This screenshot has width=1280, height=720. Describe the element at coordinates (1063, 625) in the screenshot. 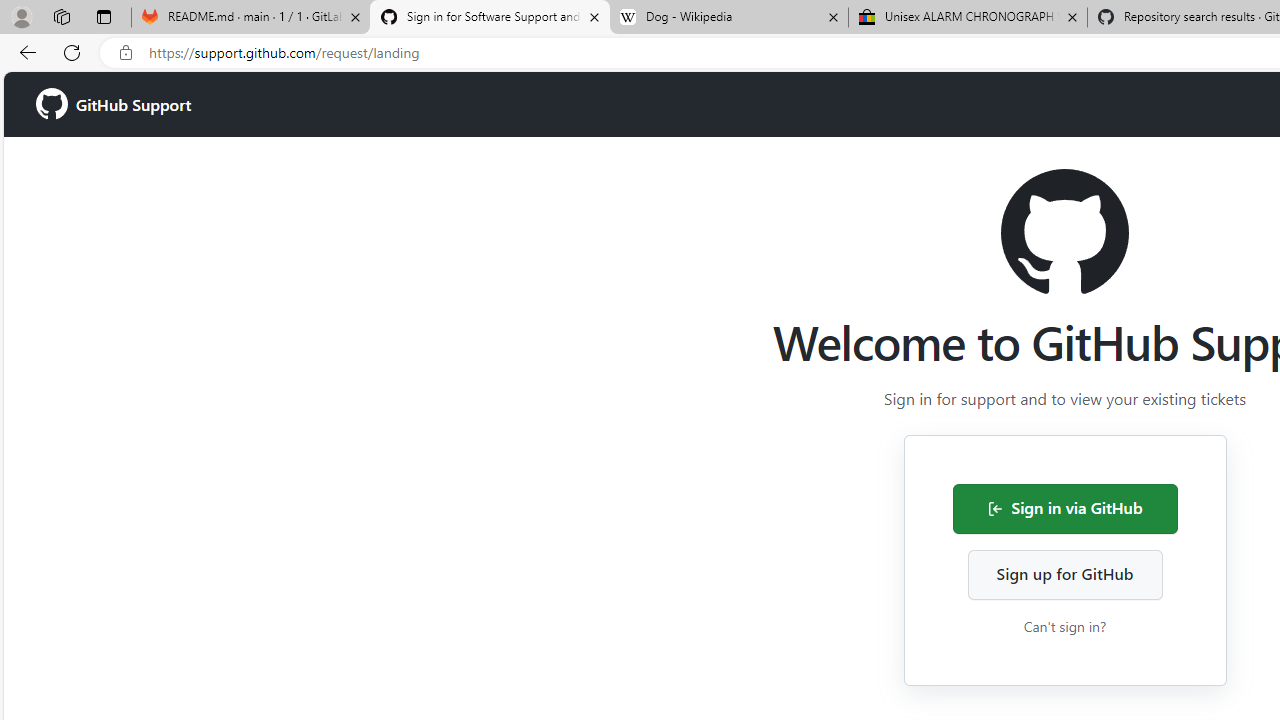

I see `'Can'` at that location.